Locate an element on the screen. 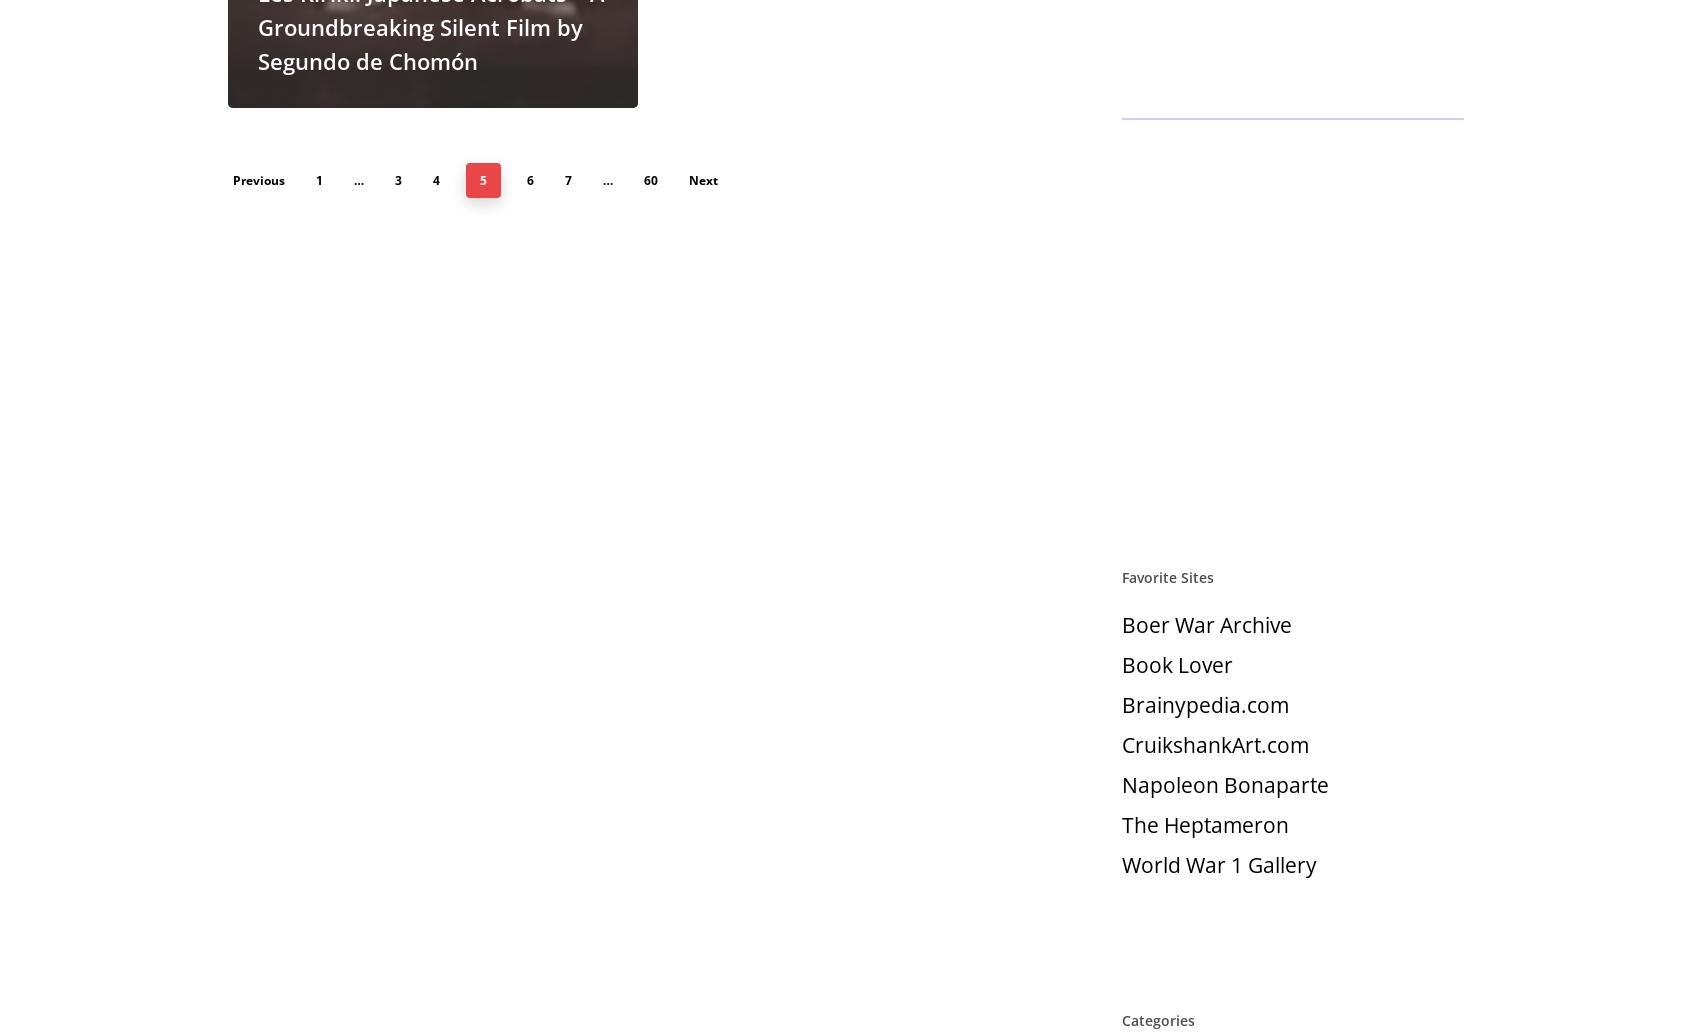 The height and width of the screenshot is (1034, 1700). '4' is located at coordinates (435, 180).